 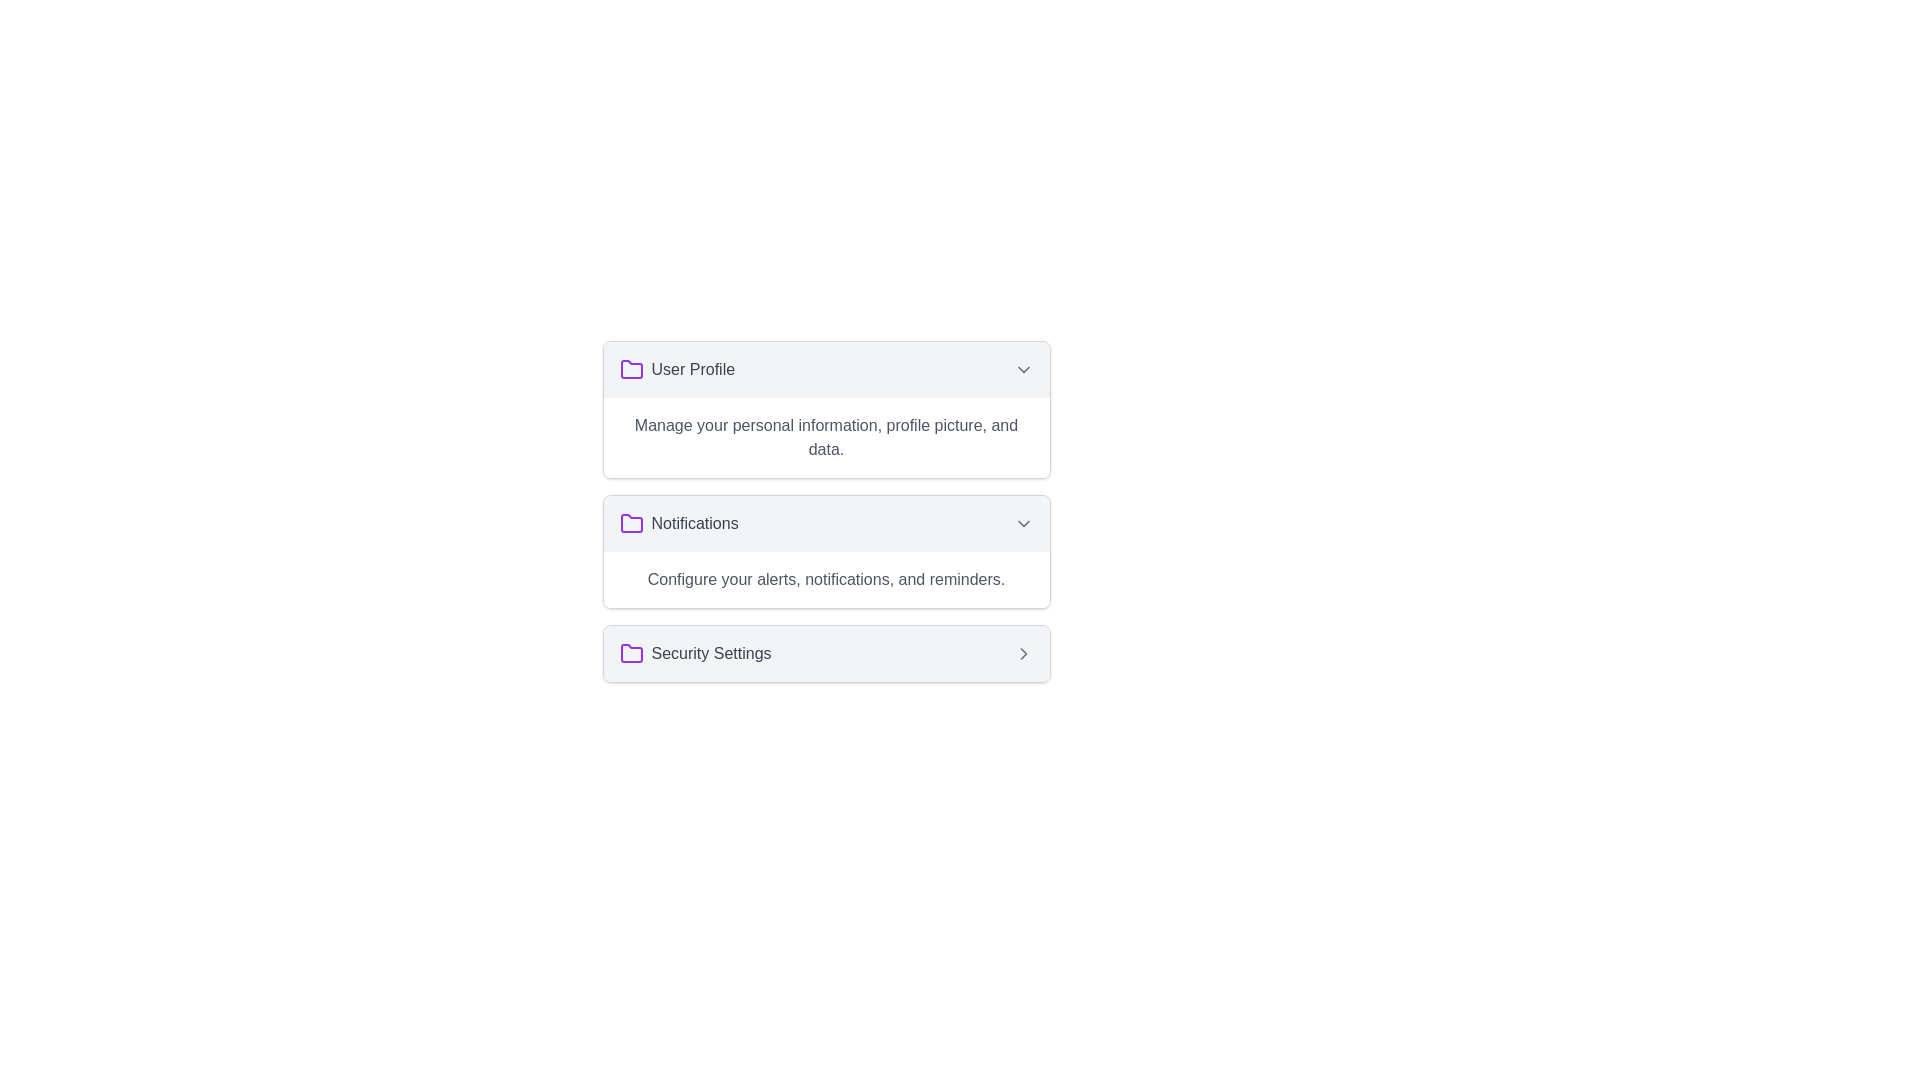 What do you see at coordinates (695, 654) in the screenshot?
I see `the third Menu Item with Icon and Text` at bounding box center [695, 654].